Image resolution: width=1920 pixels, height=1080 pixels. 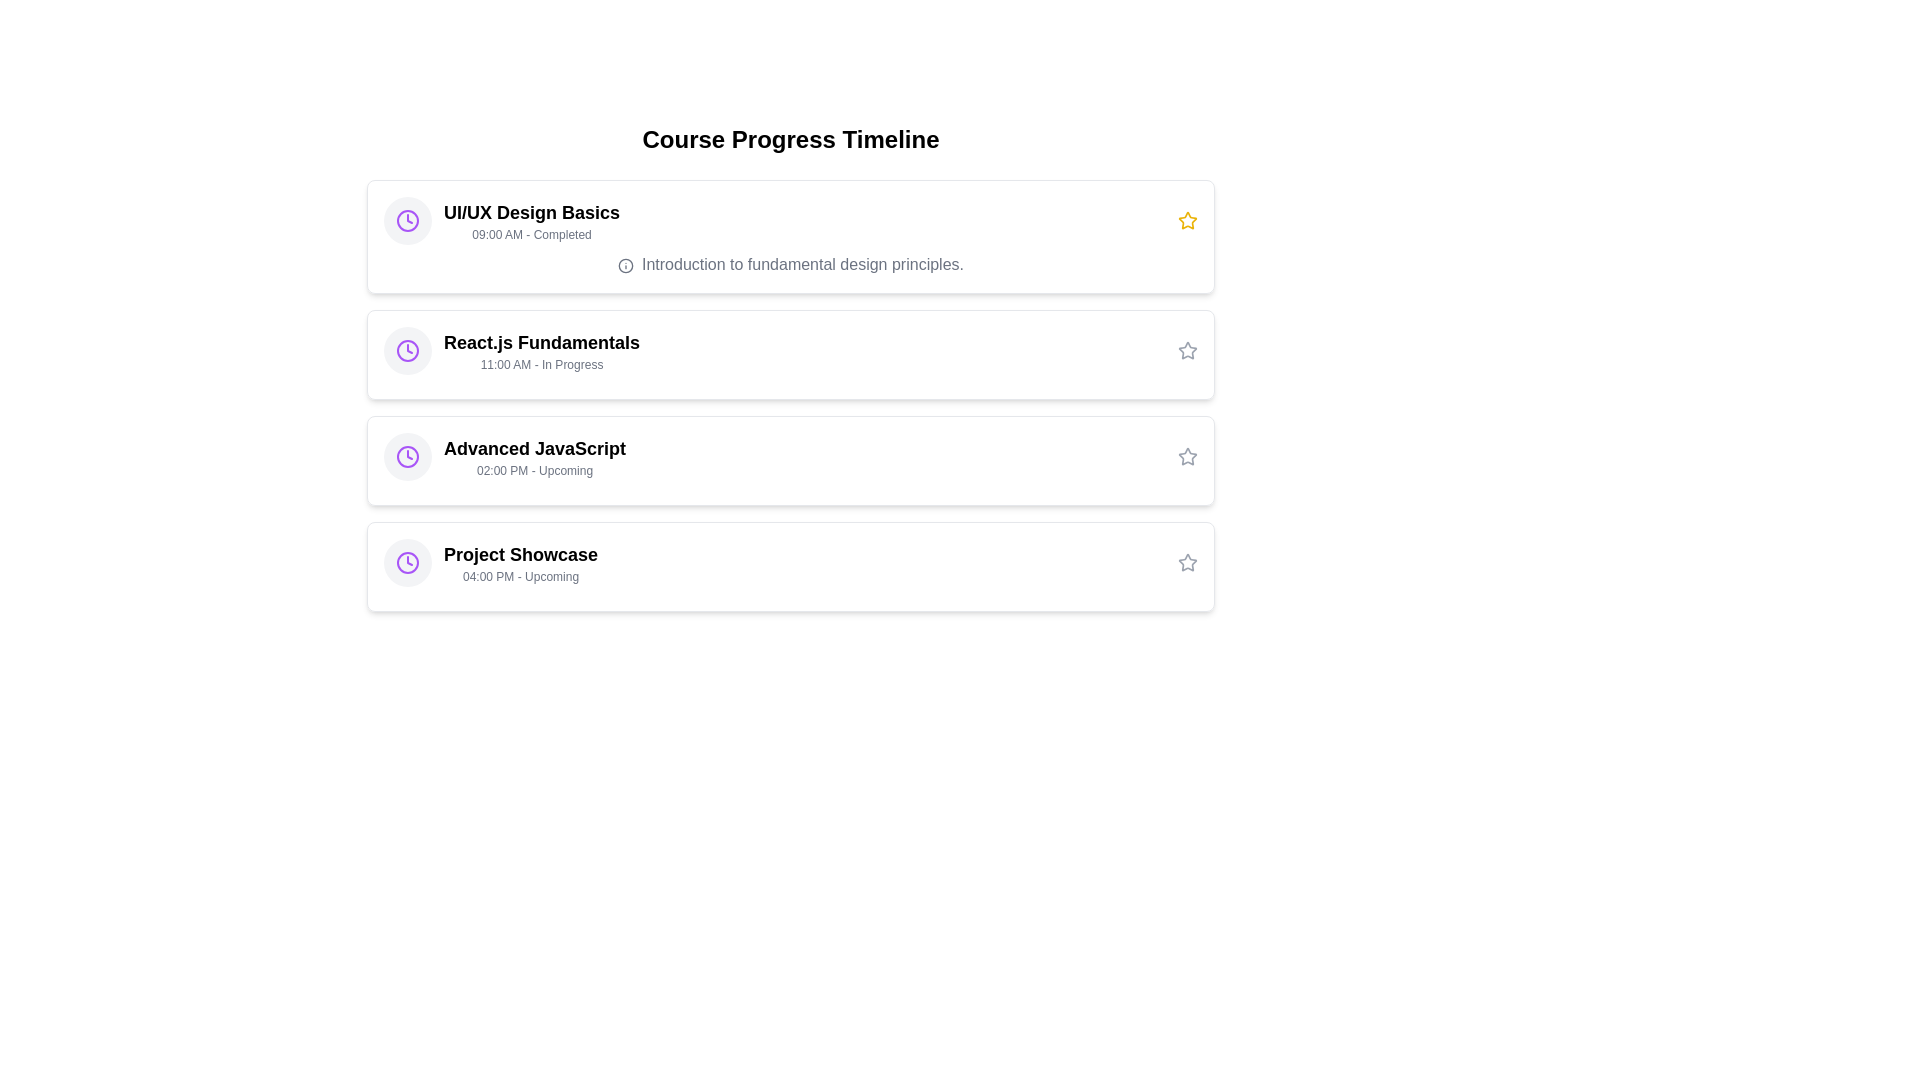 I want to click on the information icon located to the left of the text 'Introduction to fundamental design principles.' on the first card of 'UI/UX Design Basics' in the course progress timeline, so click(x=624, y=264).